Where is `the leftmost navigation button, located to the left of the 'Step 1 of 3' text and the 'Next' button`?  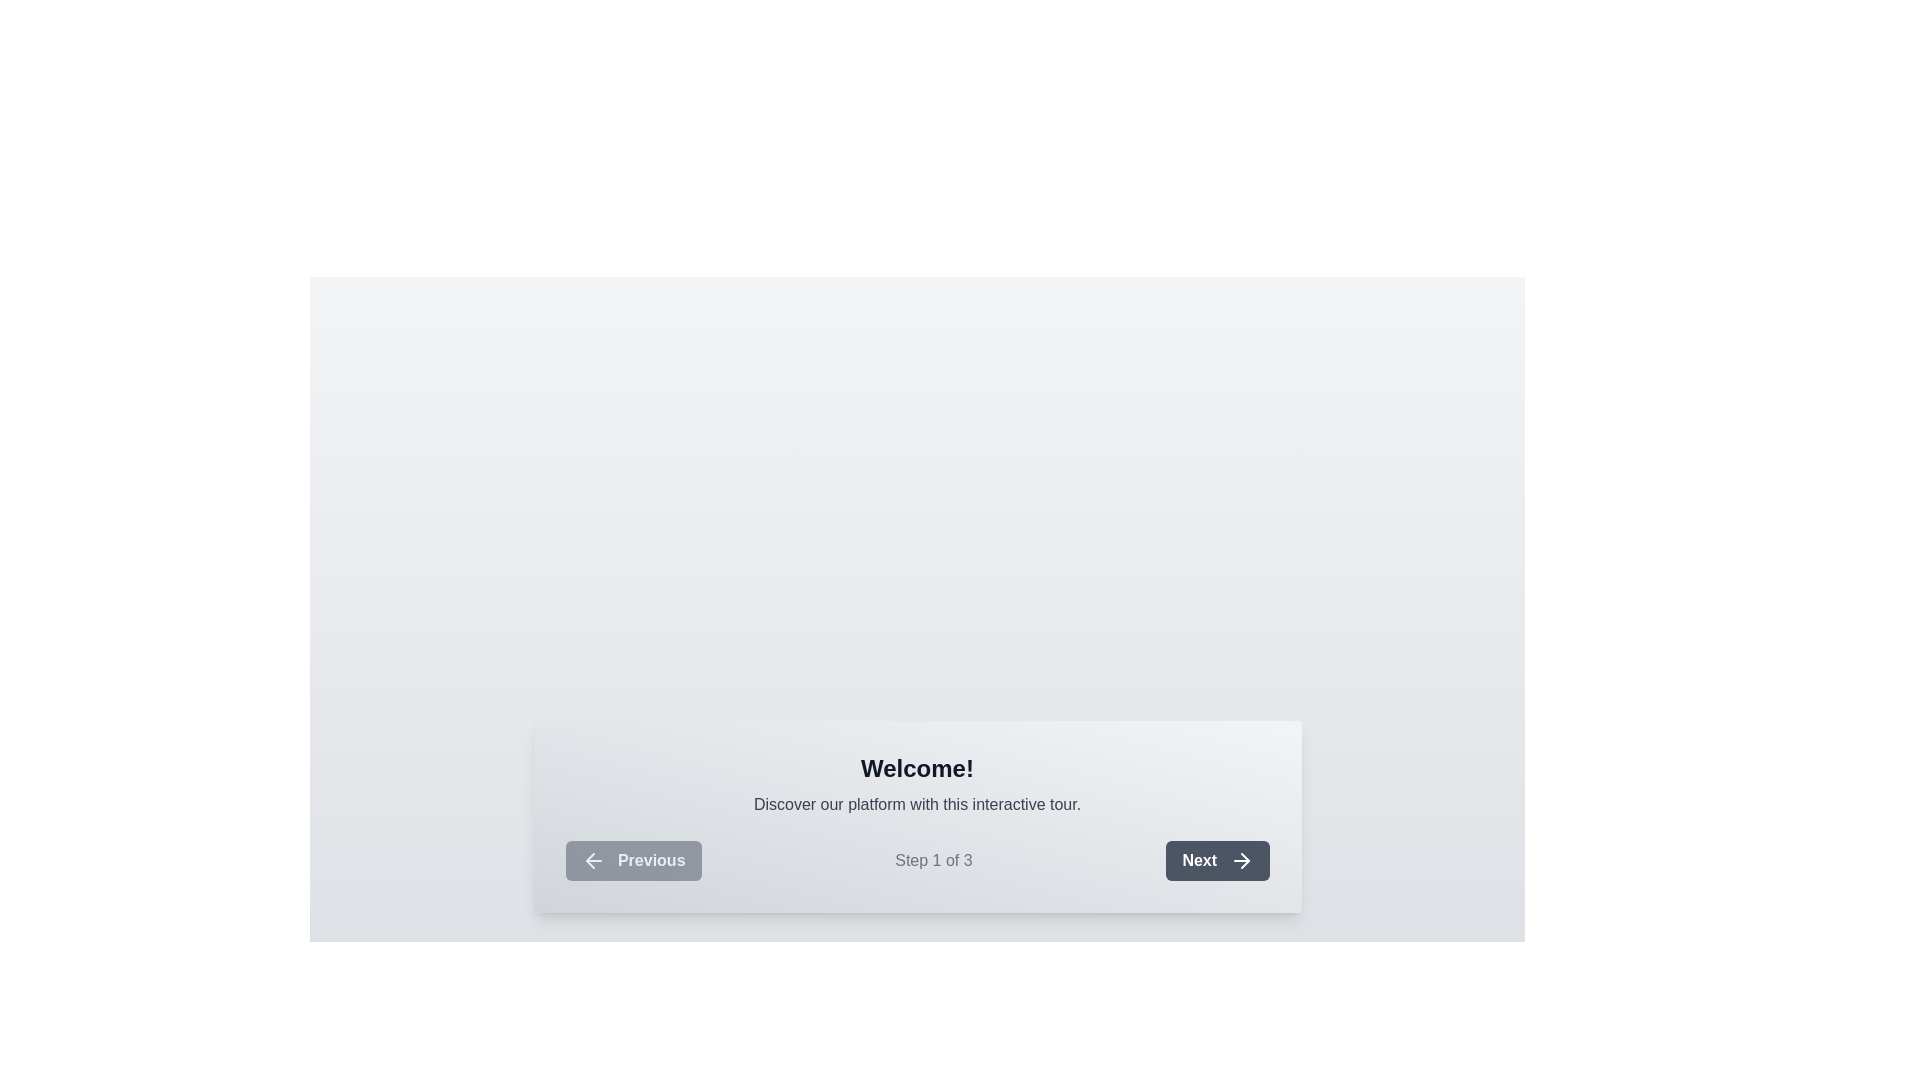 the leftmost navigation button, located to the left of the 'Step 1 of 3' text and the 'Next' button is located at coordinates (632, 859).